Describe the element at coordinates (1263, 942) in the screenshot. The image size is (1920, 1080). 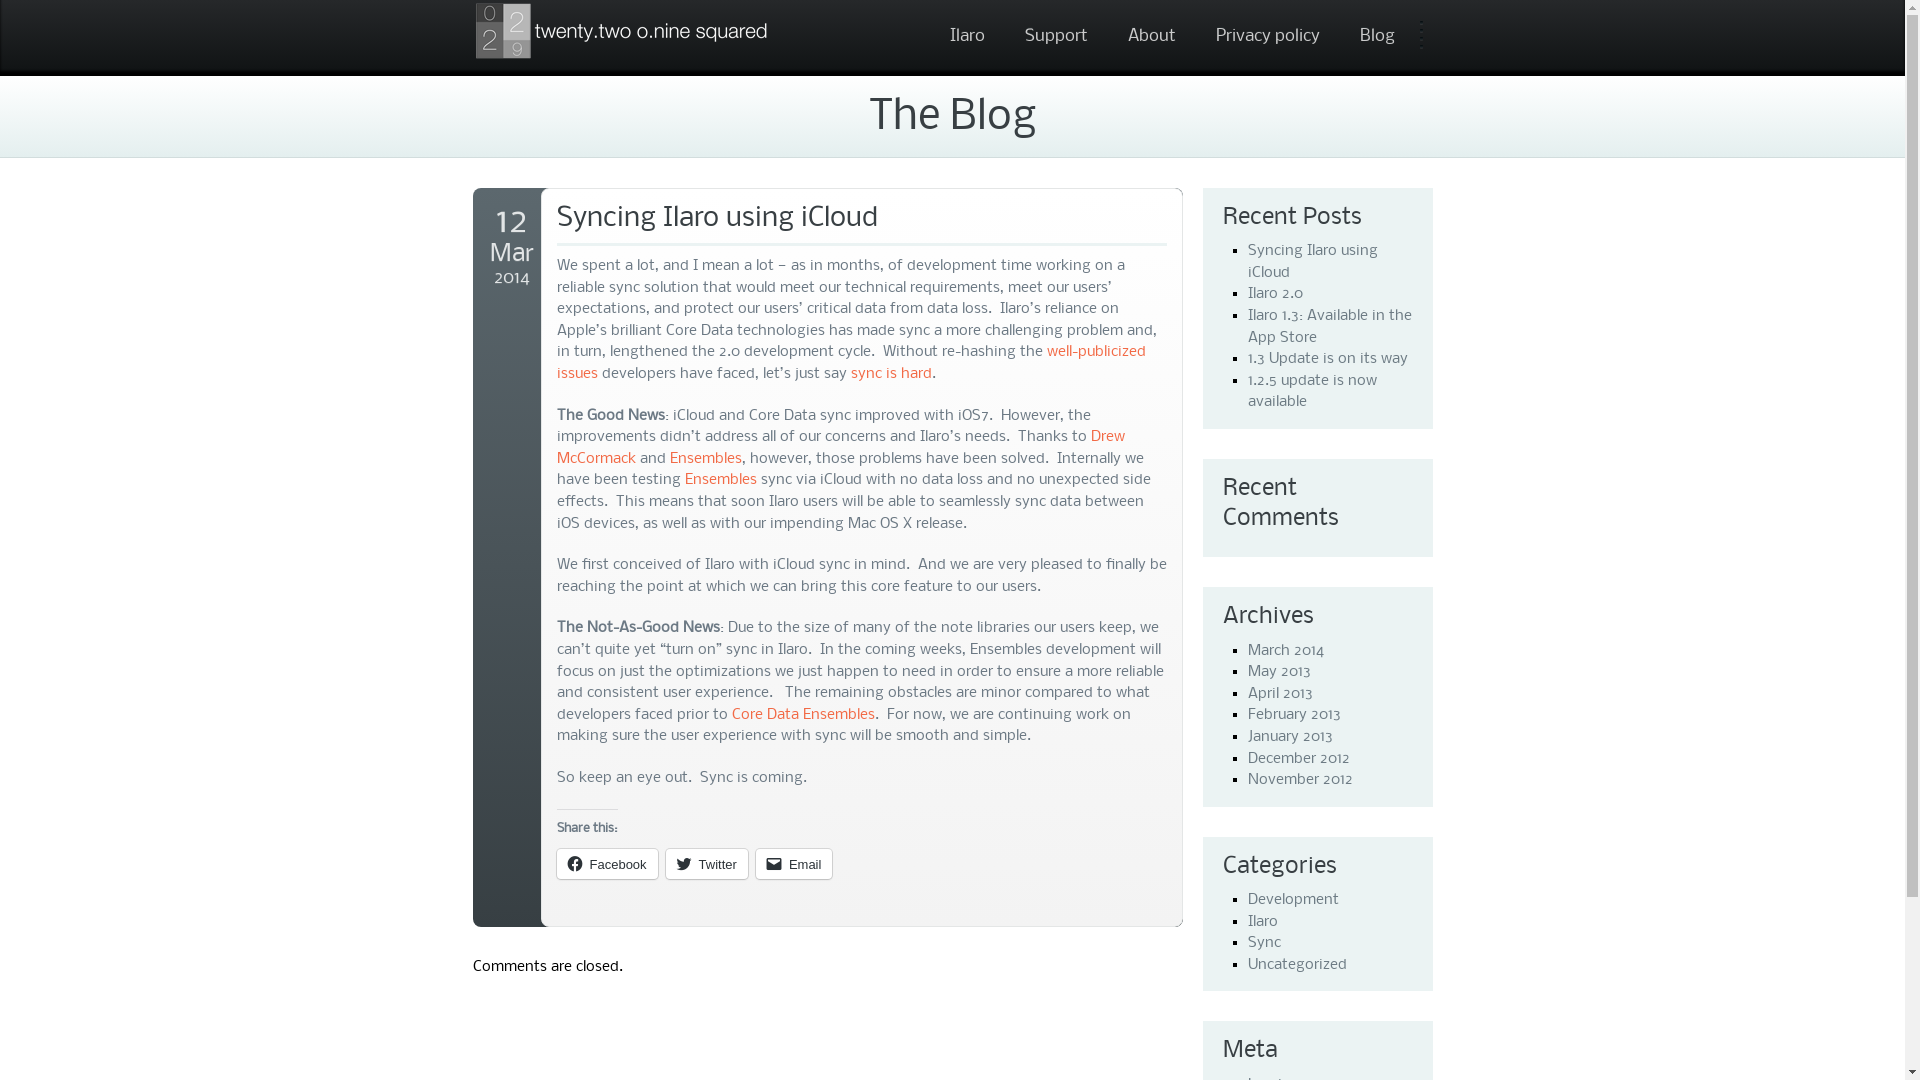
I see `'Sync'` at that location.